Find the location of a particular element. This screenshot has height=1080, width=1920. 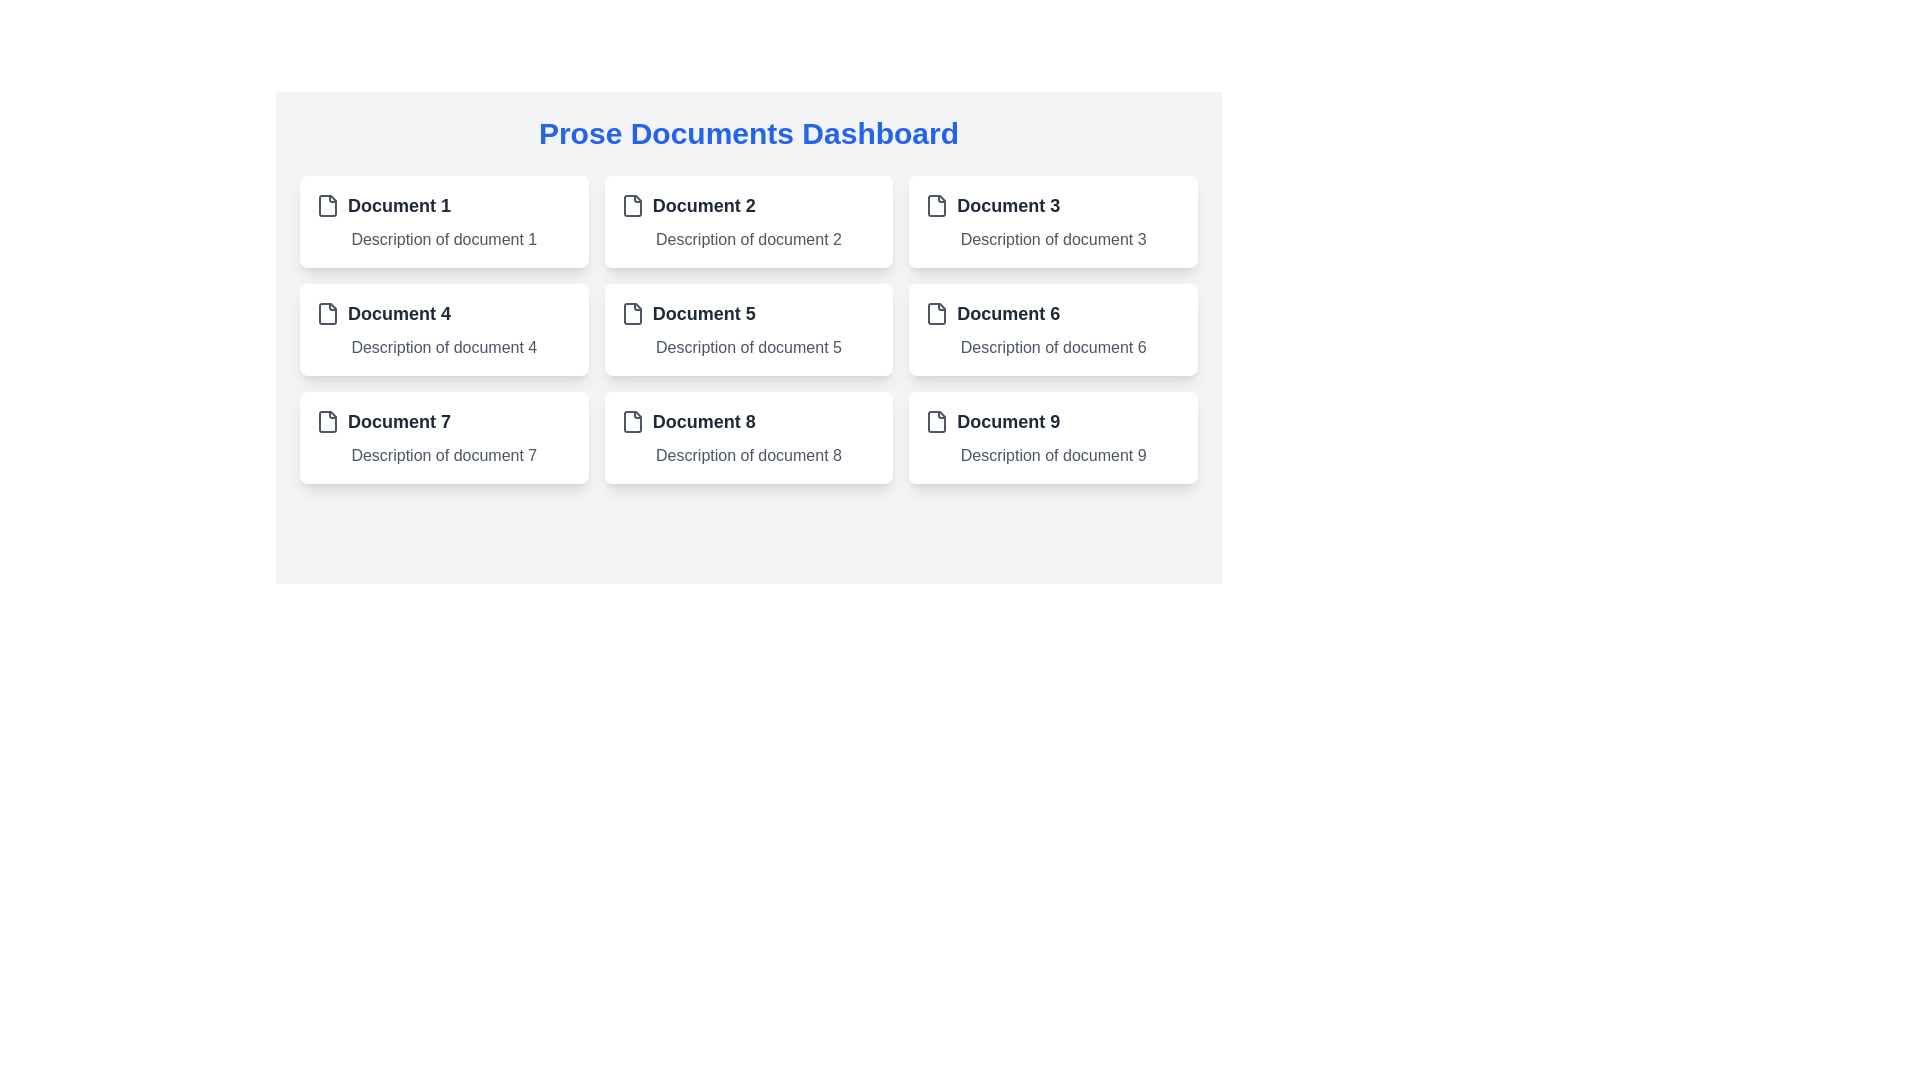

the text label element reading 'Document 9', styled with a bold font in dark gray, located in the bottom-right card of the dashboard grid layout is located at coordinates (1052, 420).